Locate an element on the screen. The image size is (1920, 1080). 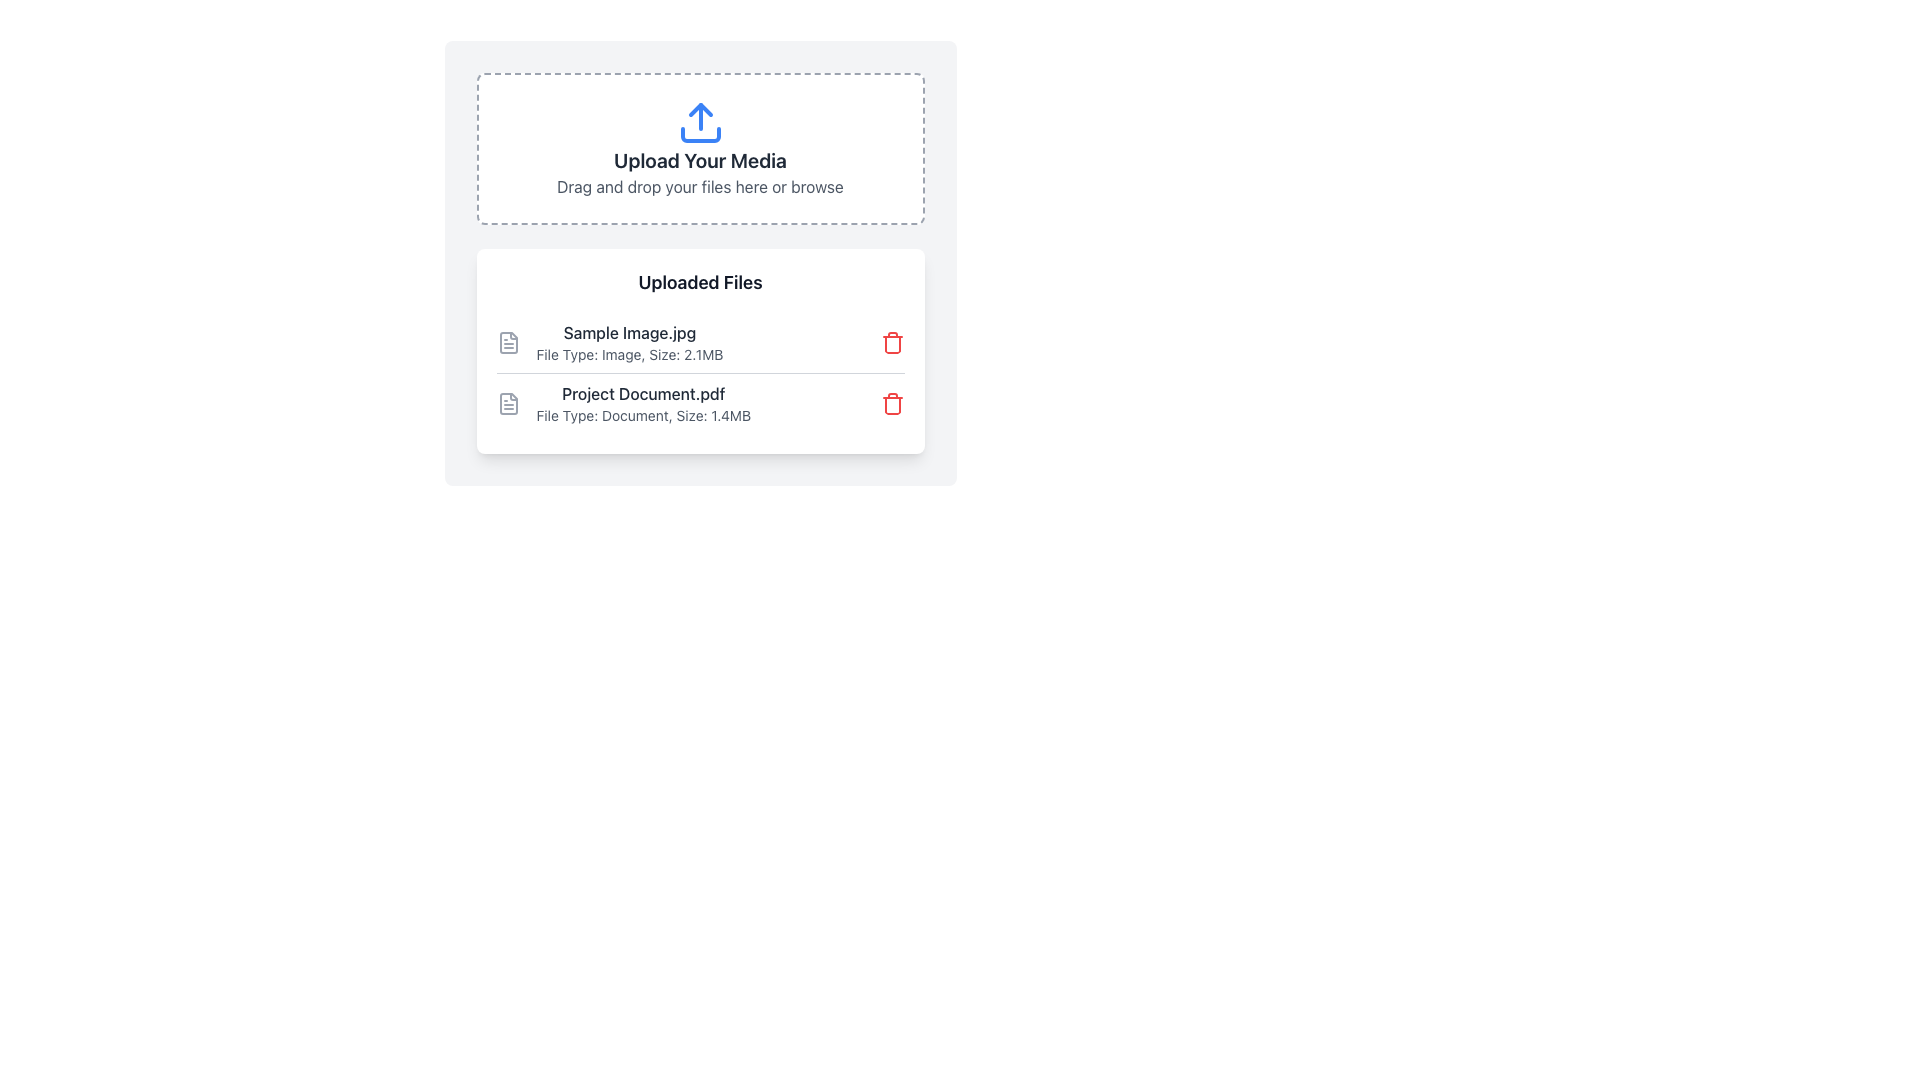
text from the file entry labeled 'Sample Image.jpg' which is displayed in bold dark gray text along with its metadata 'File Type: Image, Size: 2.1MB' is located at coordinates (628, 342).